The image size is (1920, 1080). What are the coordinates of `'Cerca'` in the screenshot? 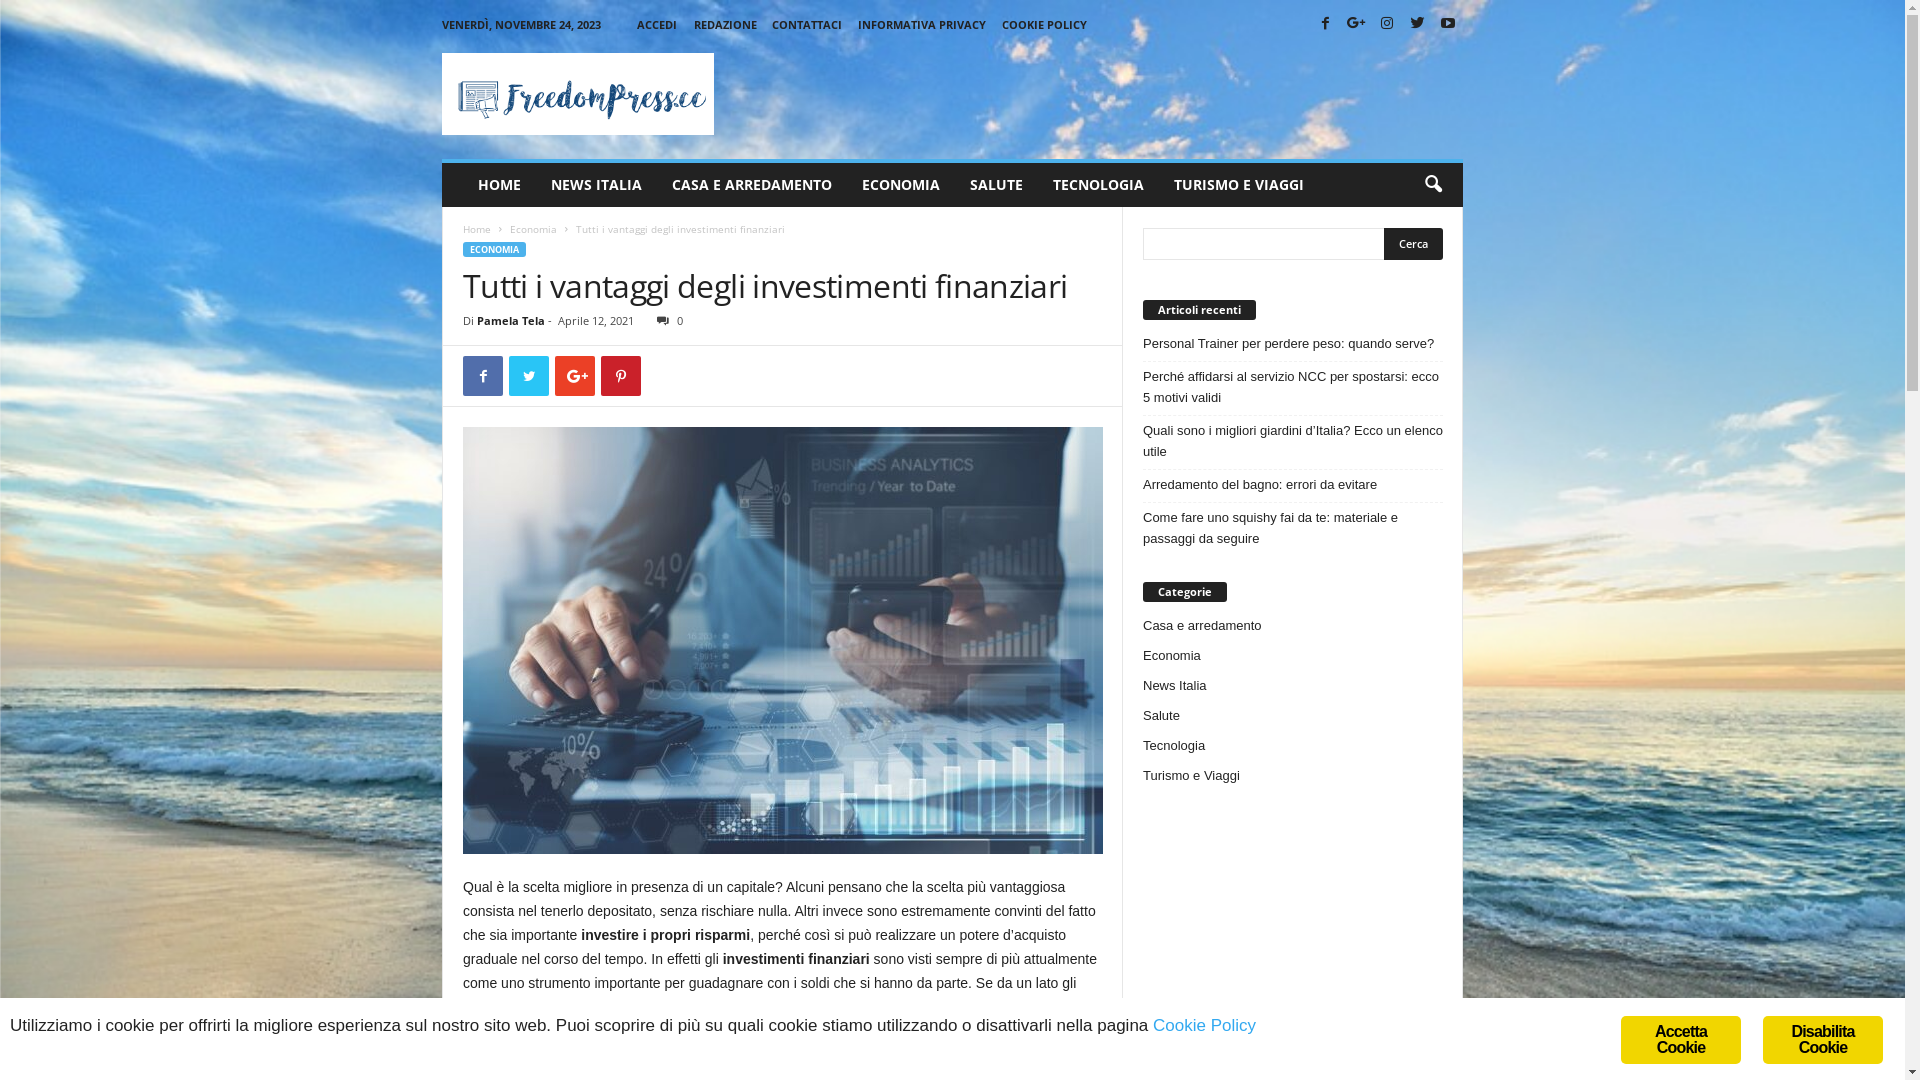 It's located at (1382, 242).